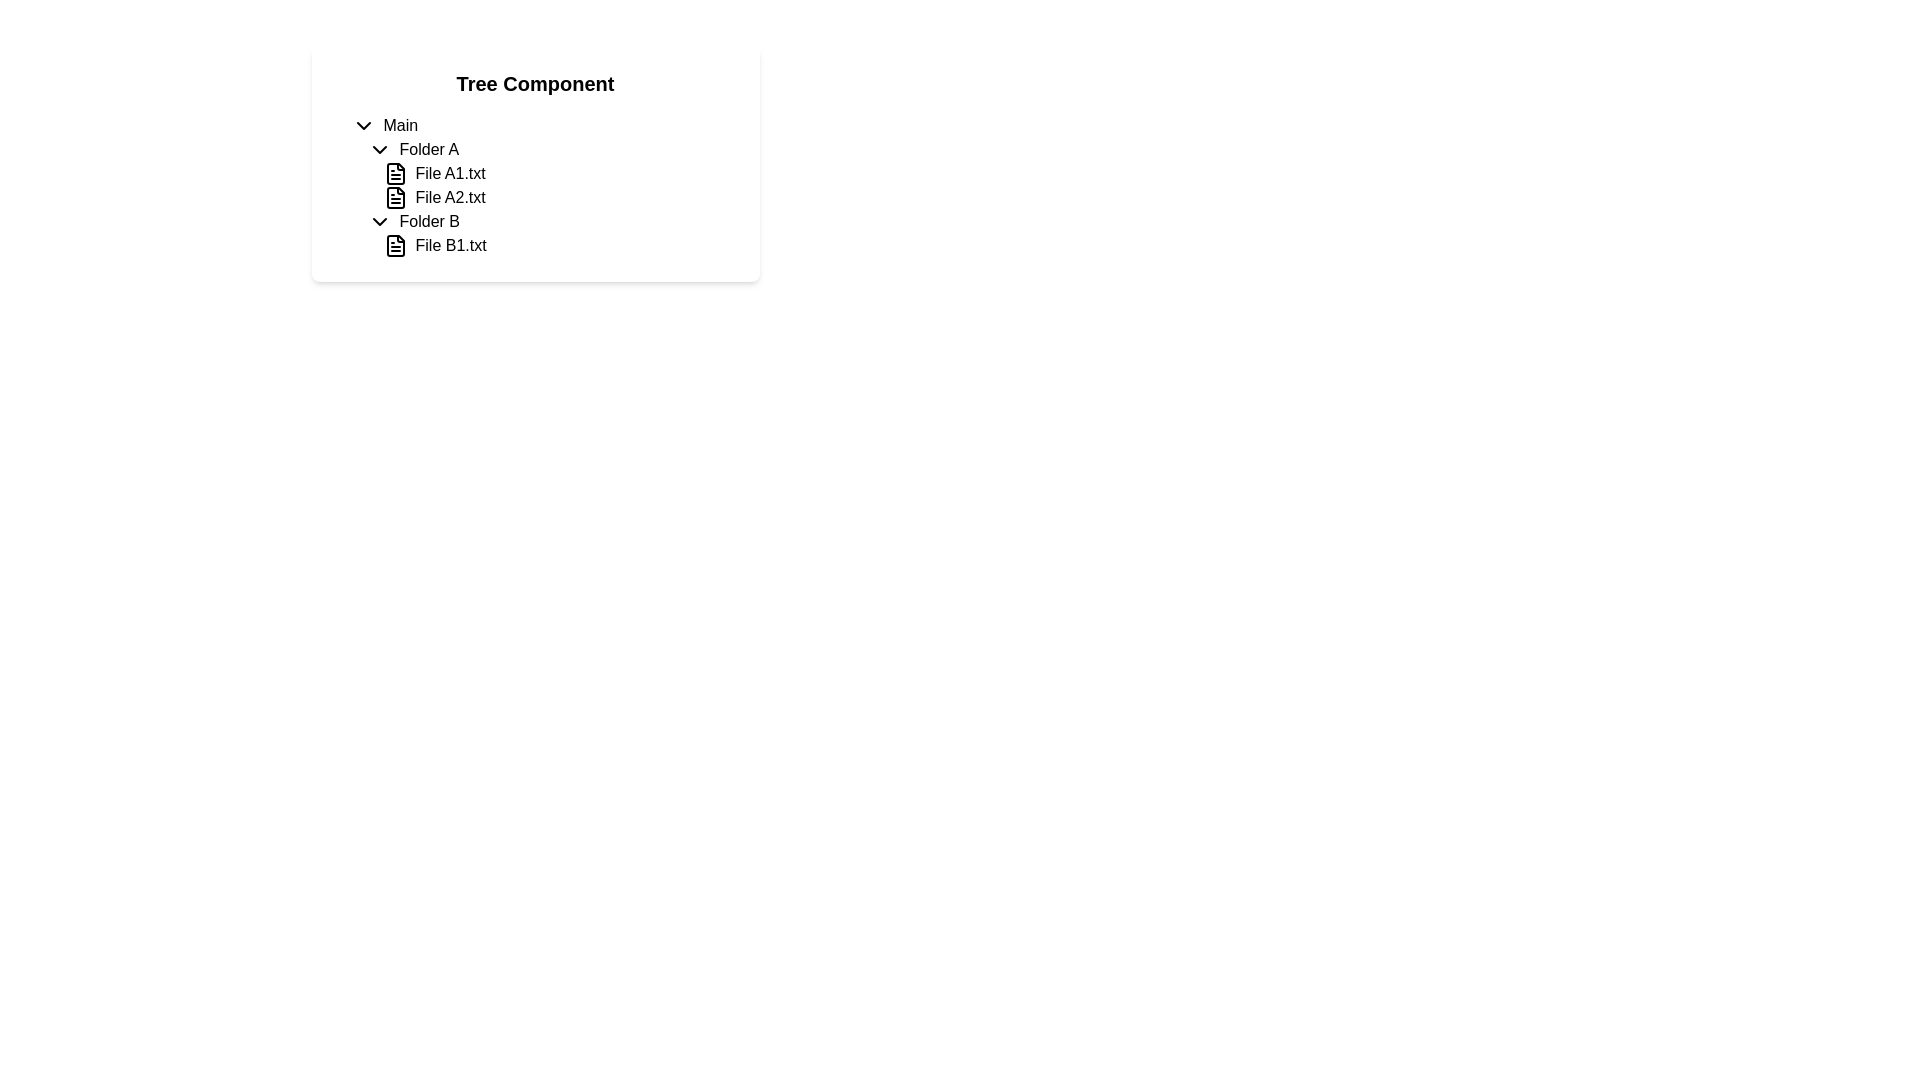  What do you see at coordinates (395, 197) in the screenshot?
I see `the Vector Icon associated with 'File A2.txt' to possibly trigger a tooltip or highlight effect` at bounding box center [395, 197].